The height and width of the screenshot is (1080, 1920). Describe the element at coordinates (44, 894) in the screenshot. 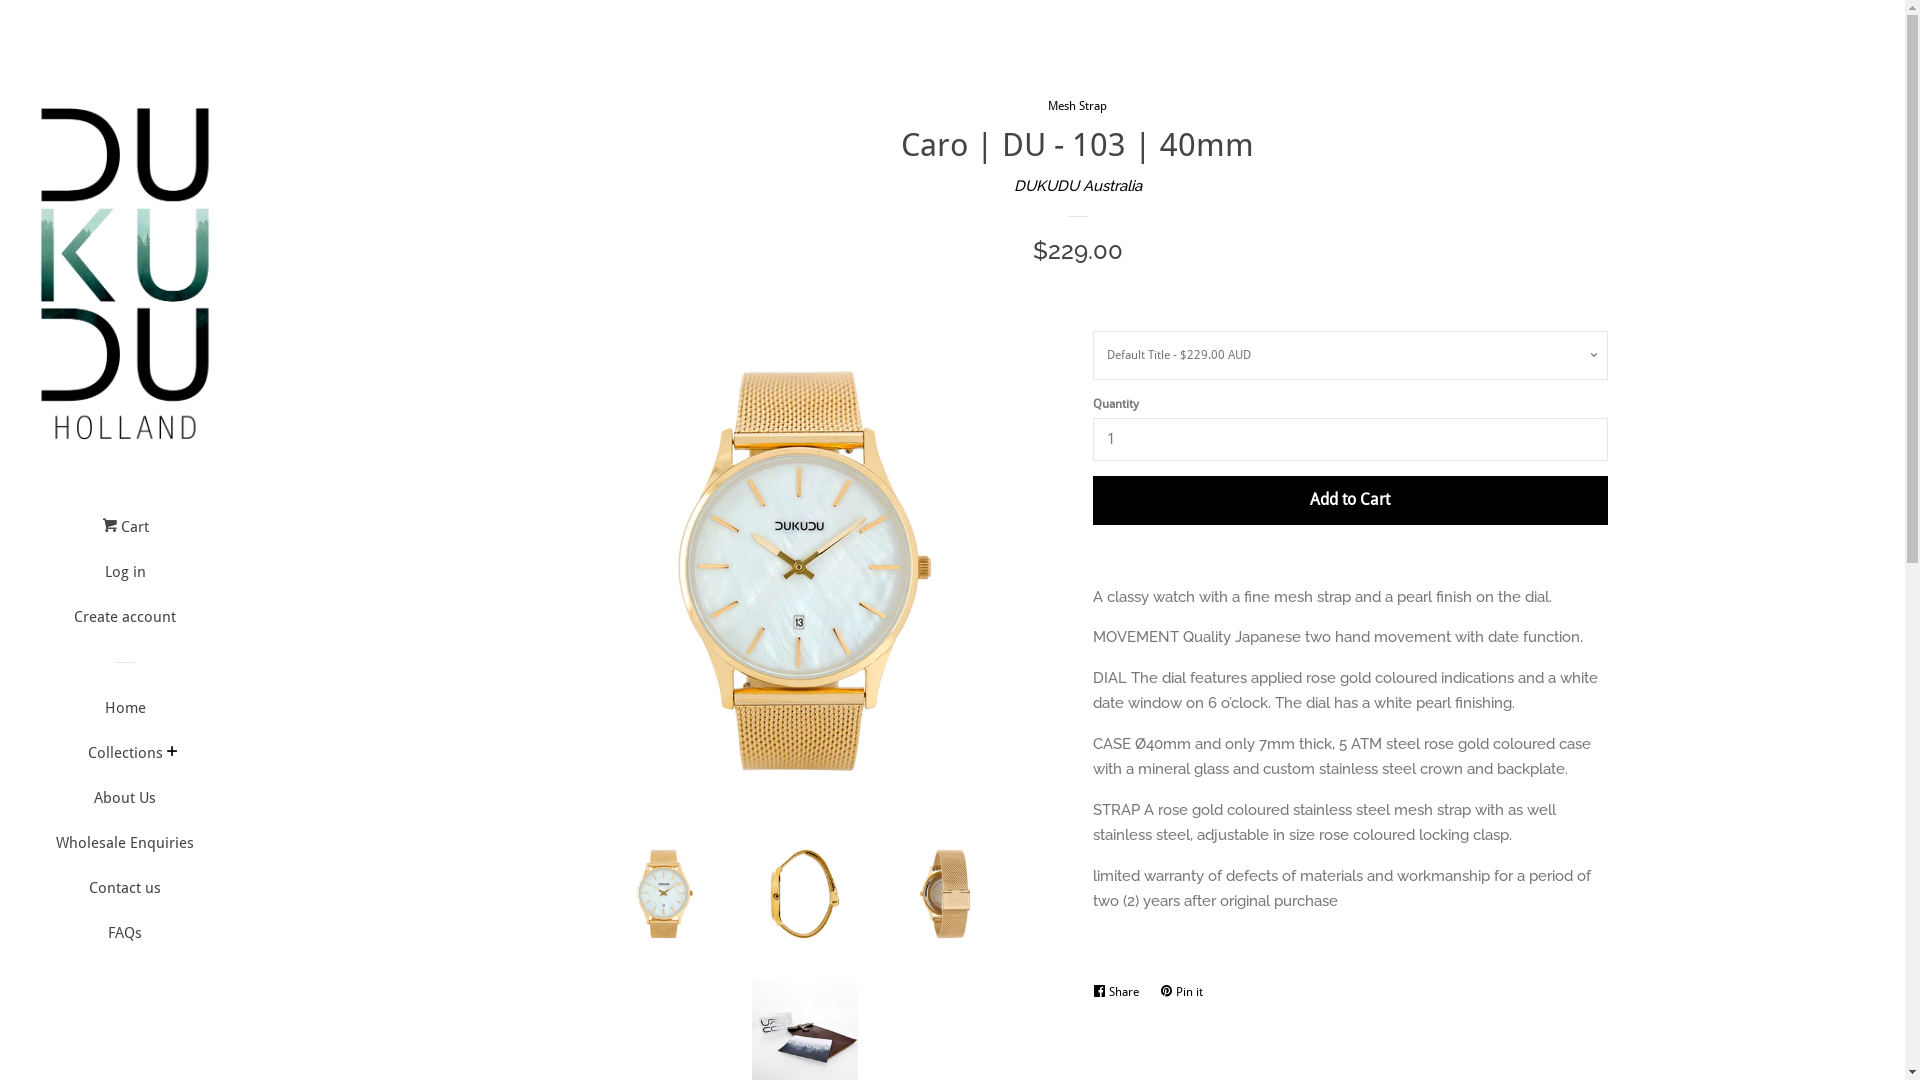

I see `'Contact us'` at that location.